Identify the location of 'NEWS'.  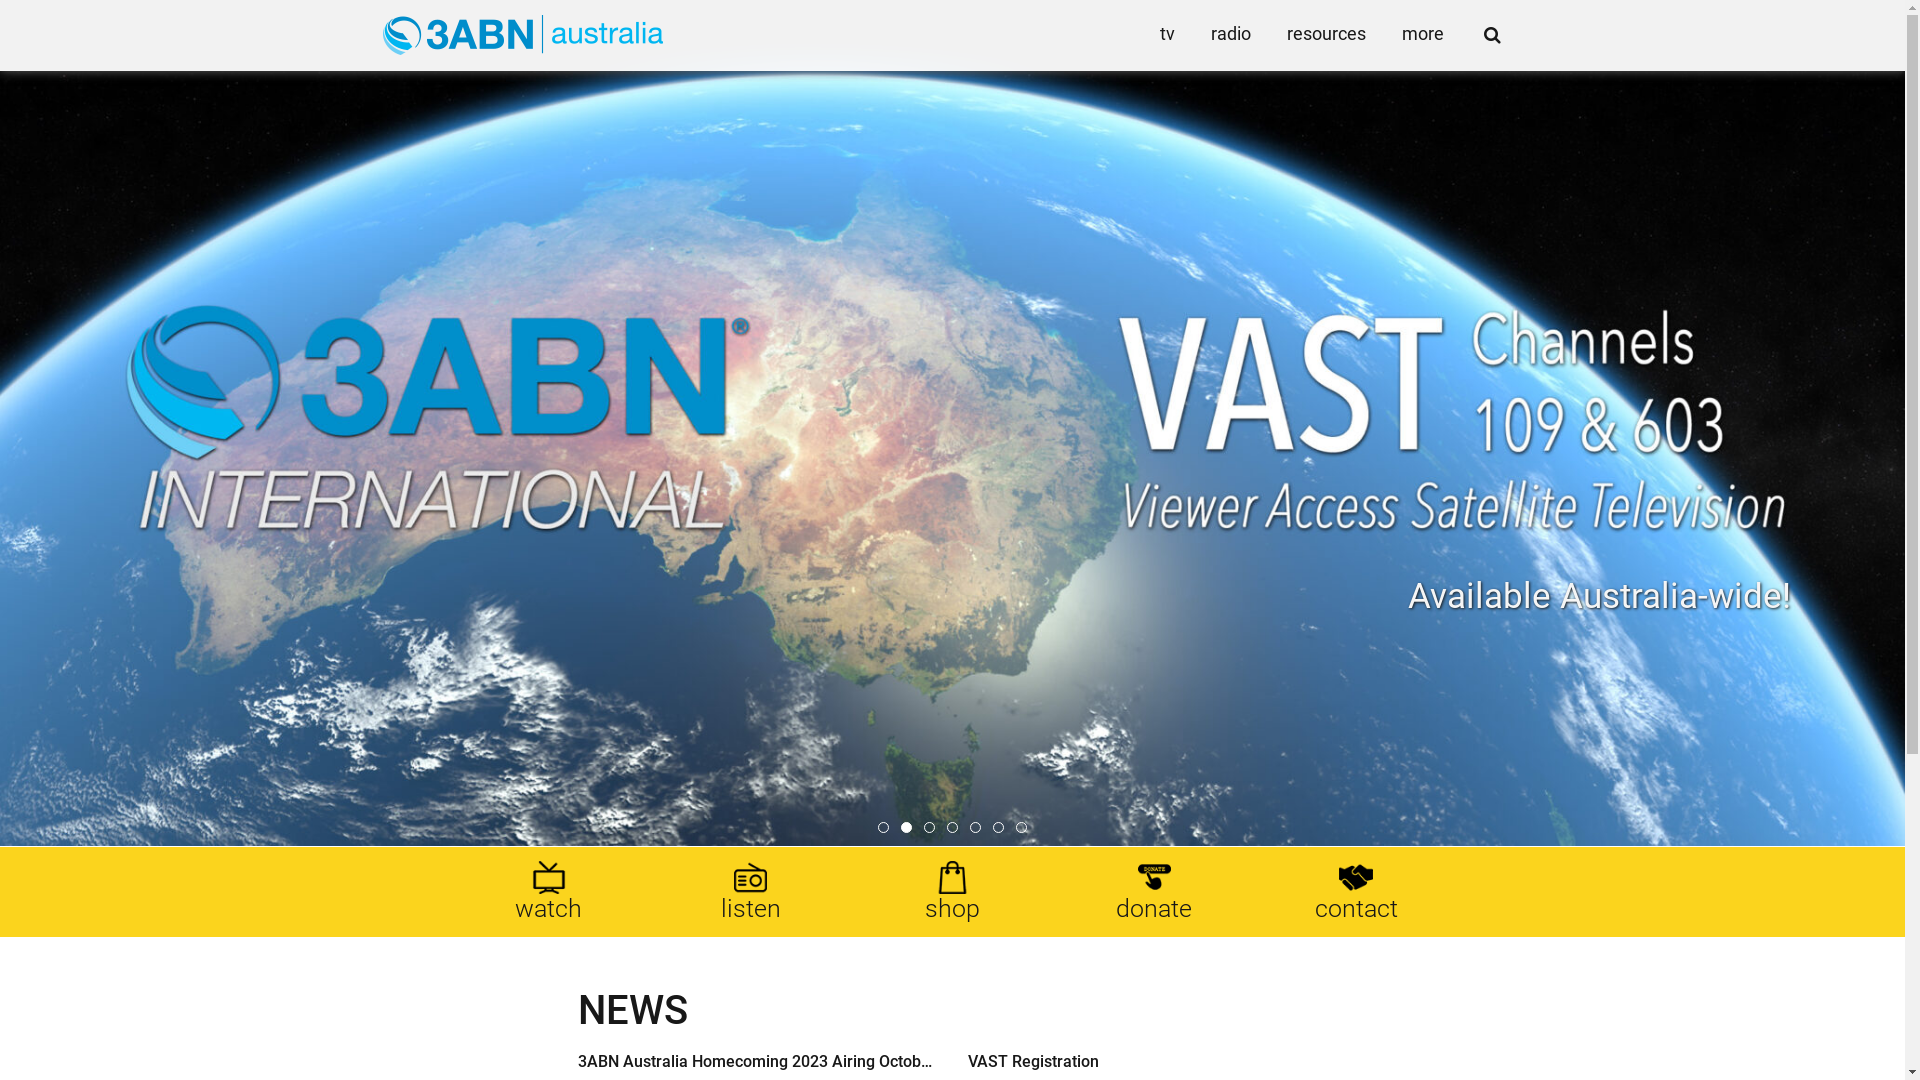
(632, 1010).